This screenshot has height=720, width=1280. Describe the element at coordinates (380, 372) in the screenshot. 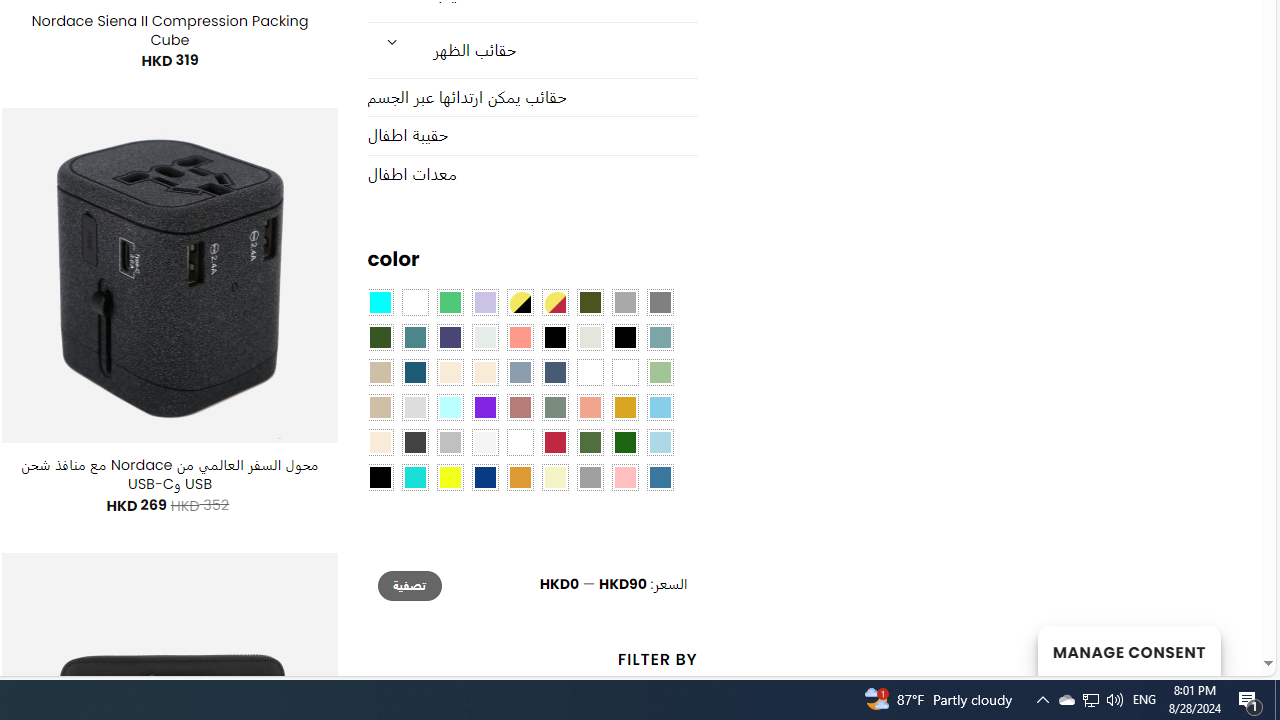

I see `'Brownie'` at that location.